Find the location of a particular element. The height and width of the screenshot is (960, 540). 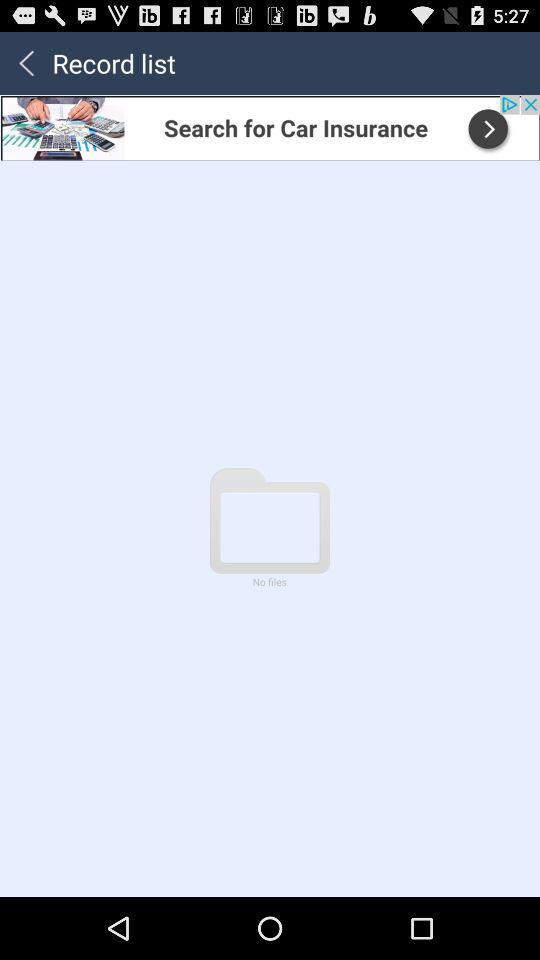

back button is located at coordinates (25, 62).